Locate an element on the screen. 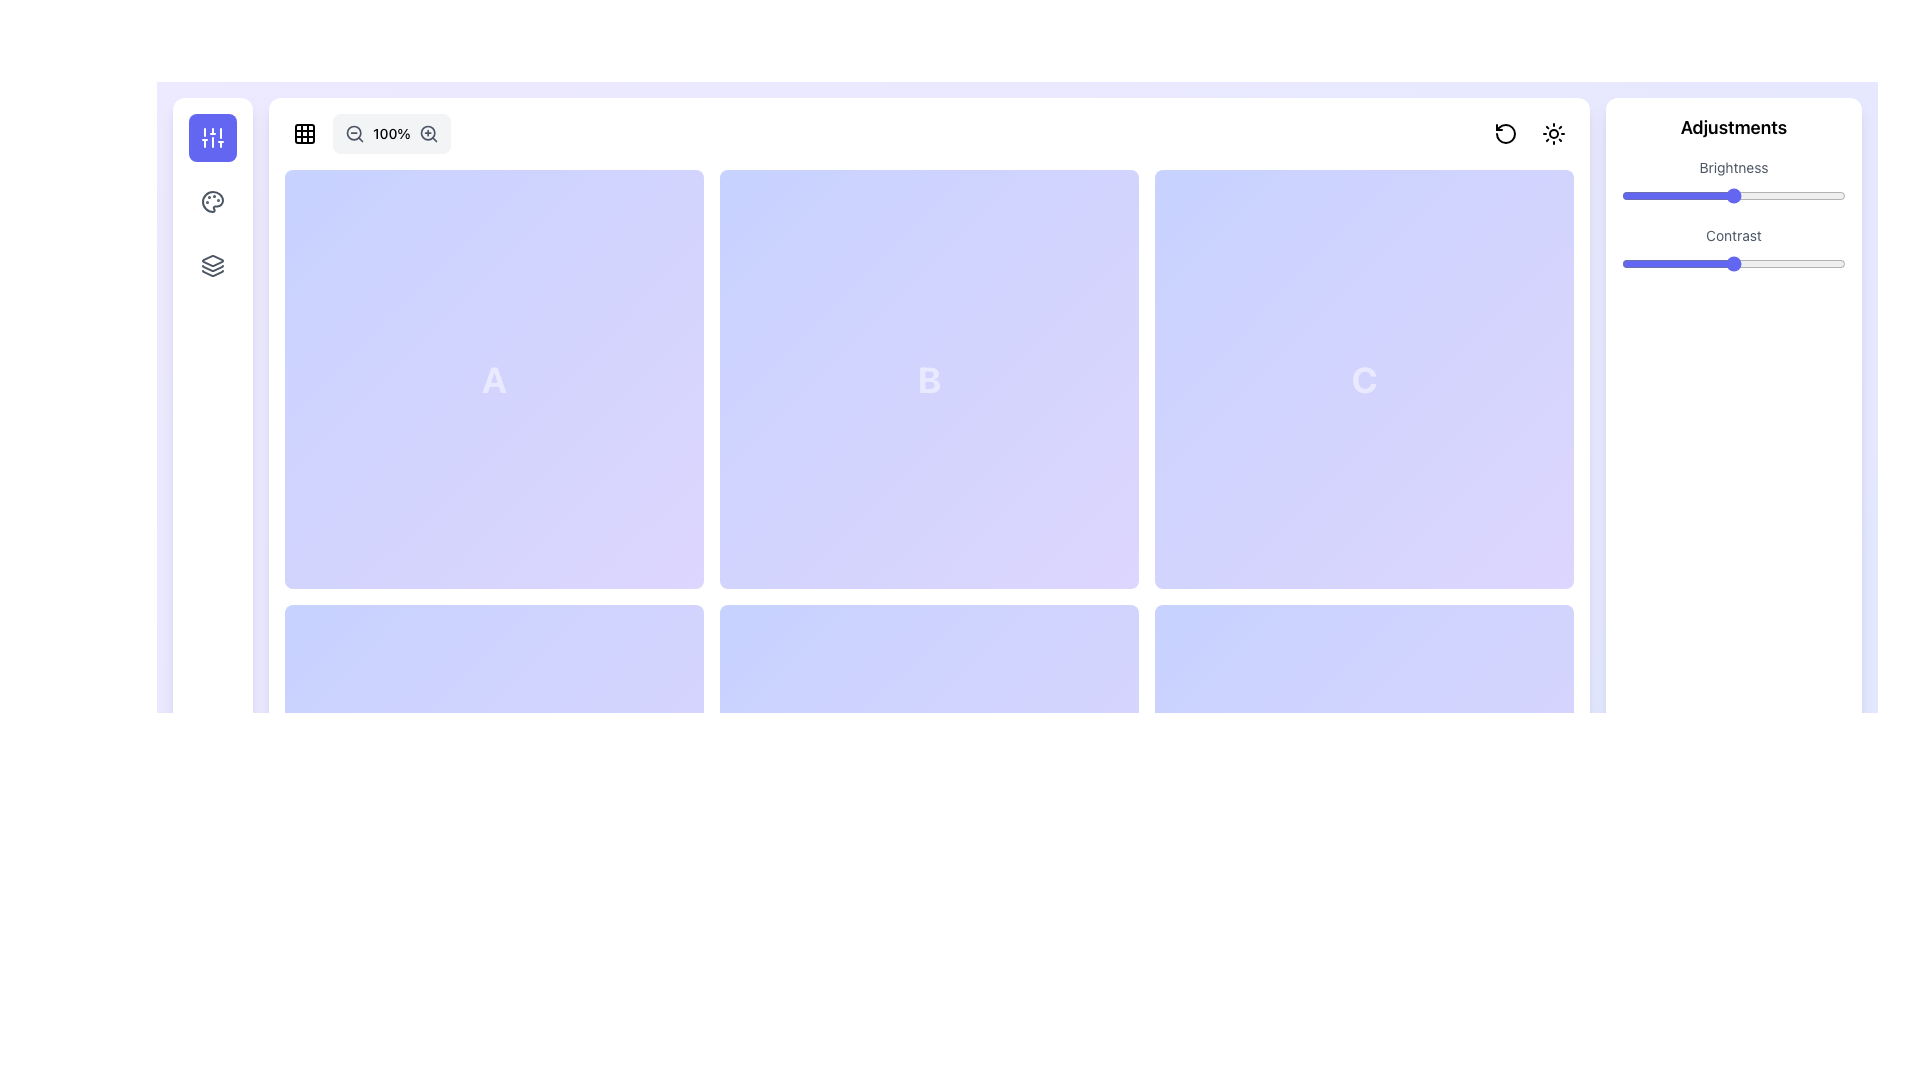  the first icon within the purple rectangular button in the vertically aligned toolbar is located at coordinates (212, 137).